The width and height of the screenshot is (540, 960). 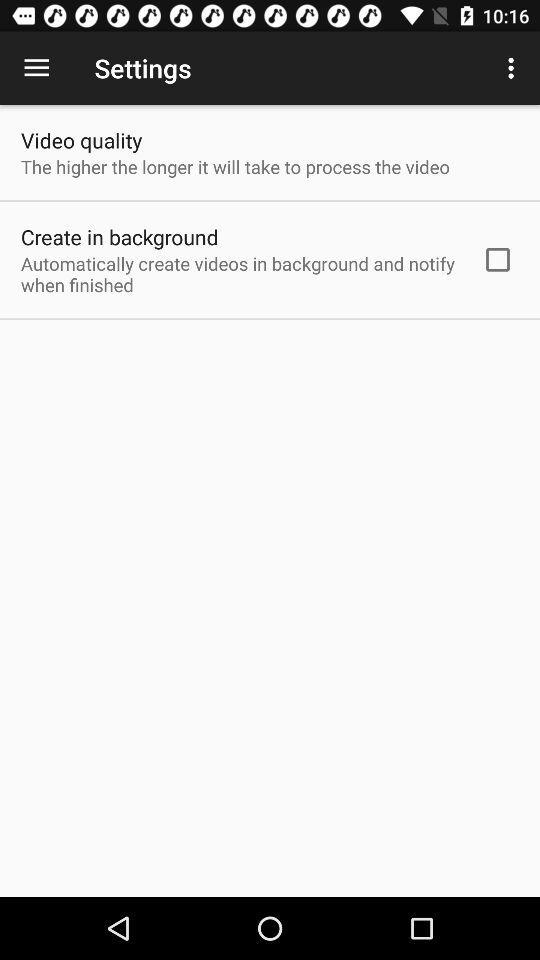 What do you see at coordinates (234, 165) in the screenshot?
I see `the item above create in background` at bounding box center [234, 165].